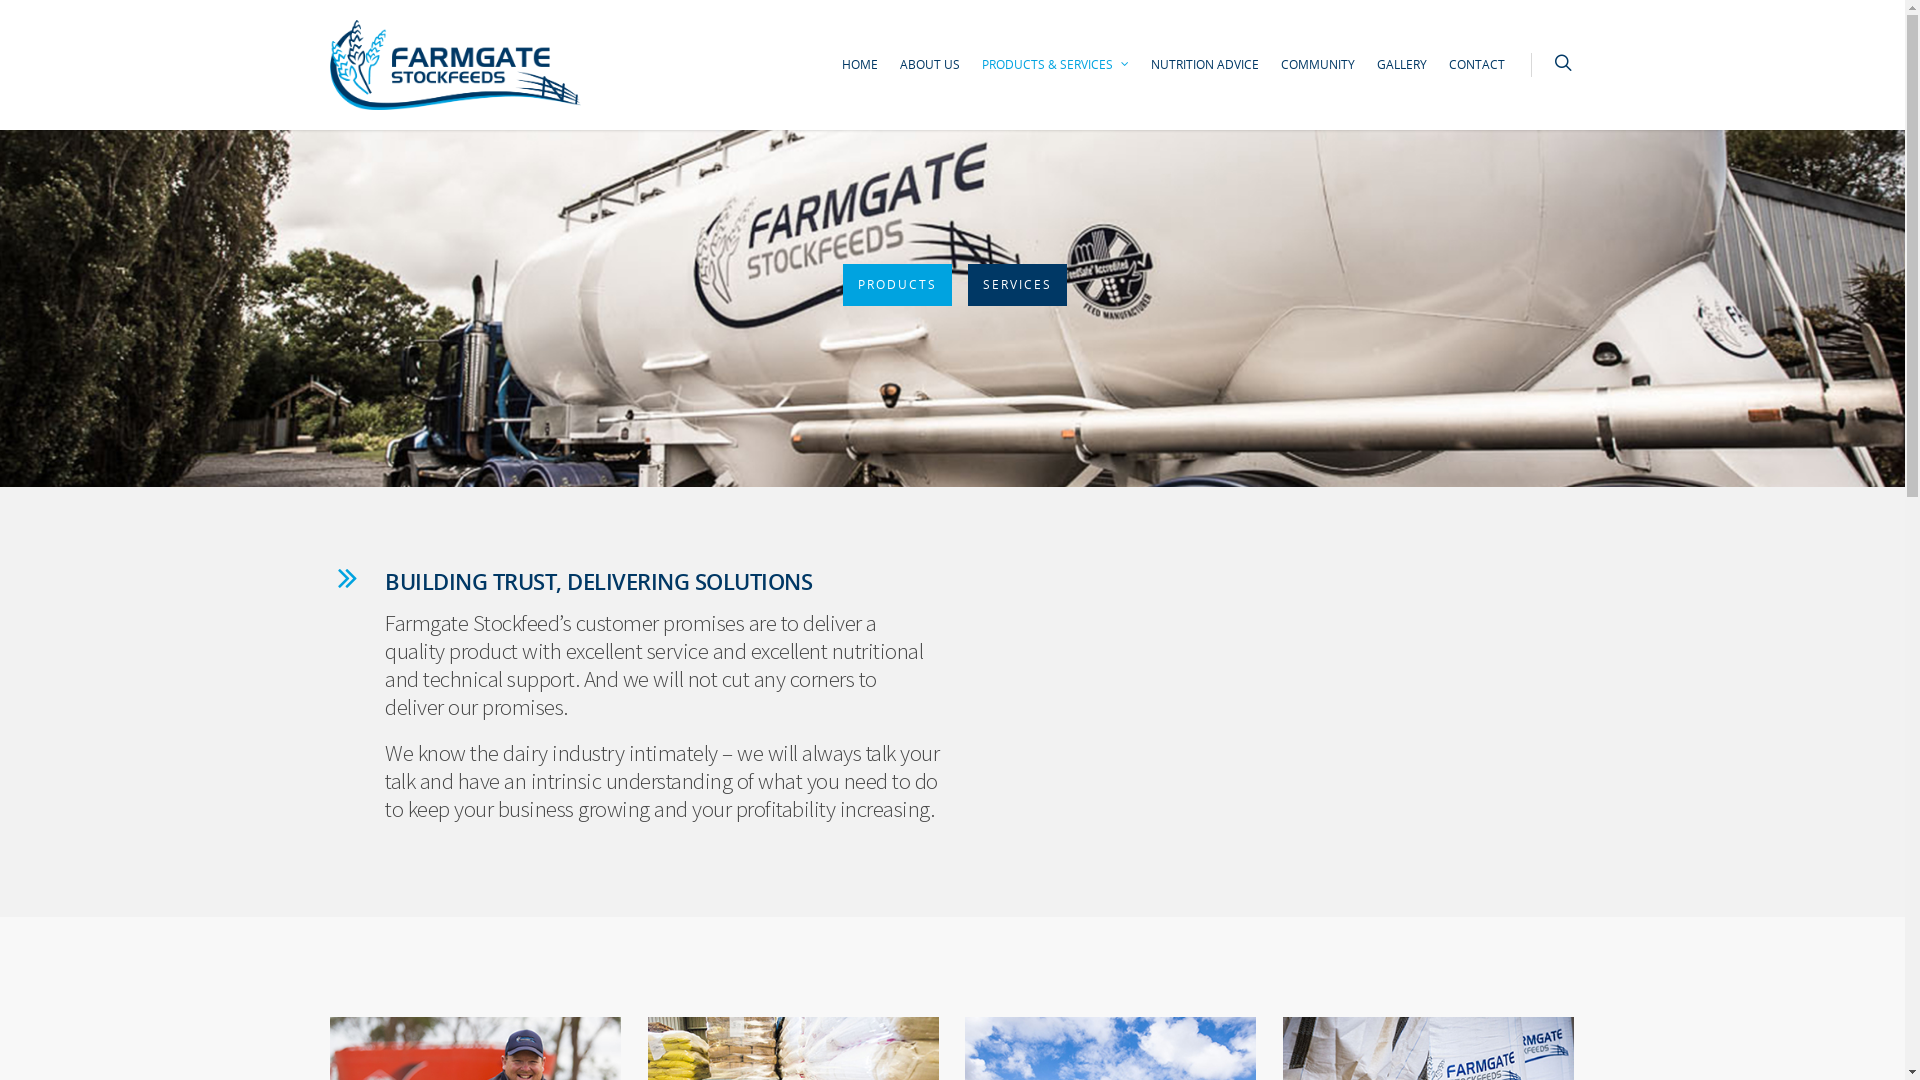  What do you see at coordinates (895, 285) in the screenshot?
I see `'PRODUCTS'` at bounding box center [895, 285].